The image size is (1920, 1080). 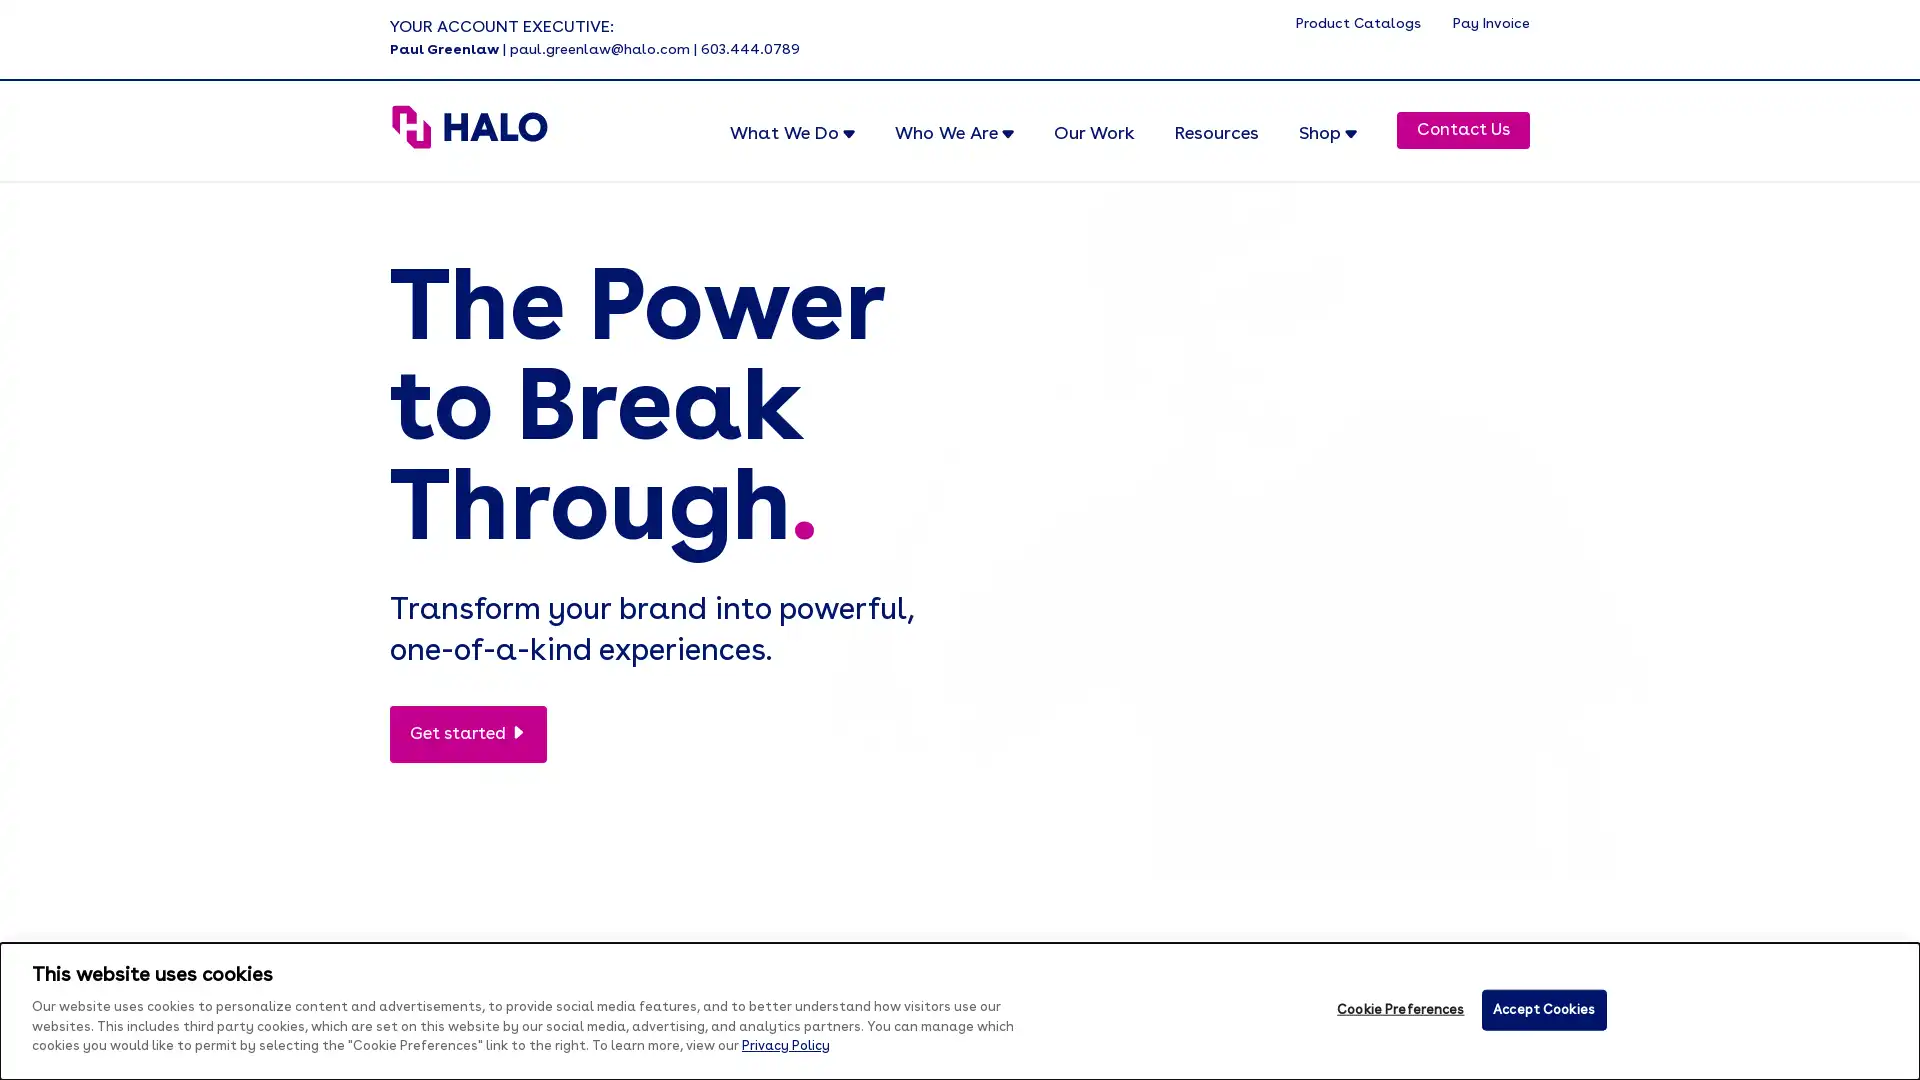 What do you see at coordinates (1399, 1010) in the screenshot?
I see `Cookie Preferences` at bounding box center [1399, 1010].